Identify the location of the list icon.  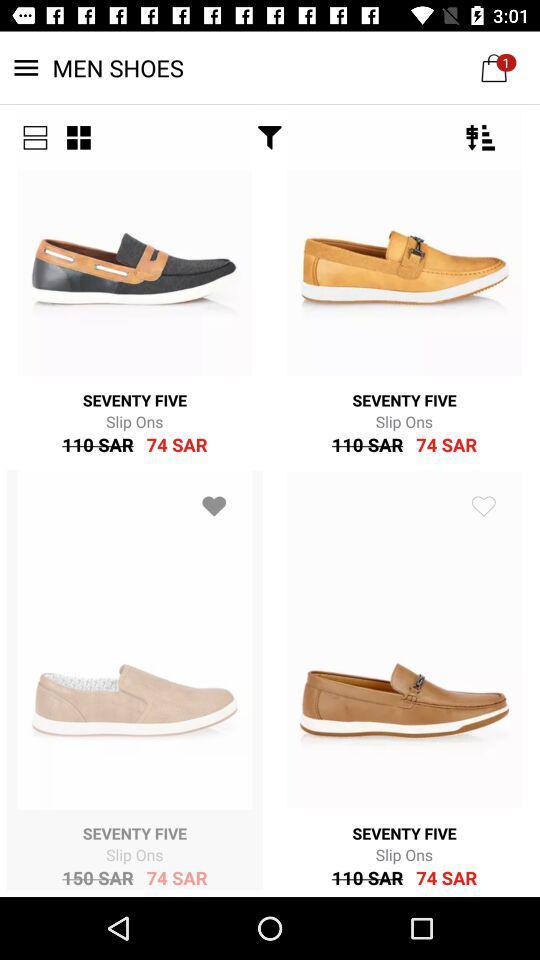
(35, 136).